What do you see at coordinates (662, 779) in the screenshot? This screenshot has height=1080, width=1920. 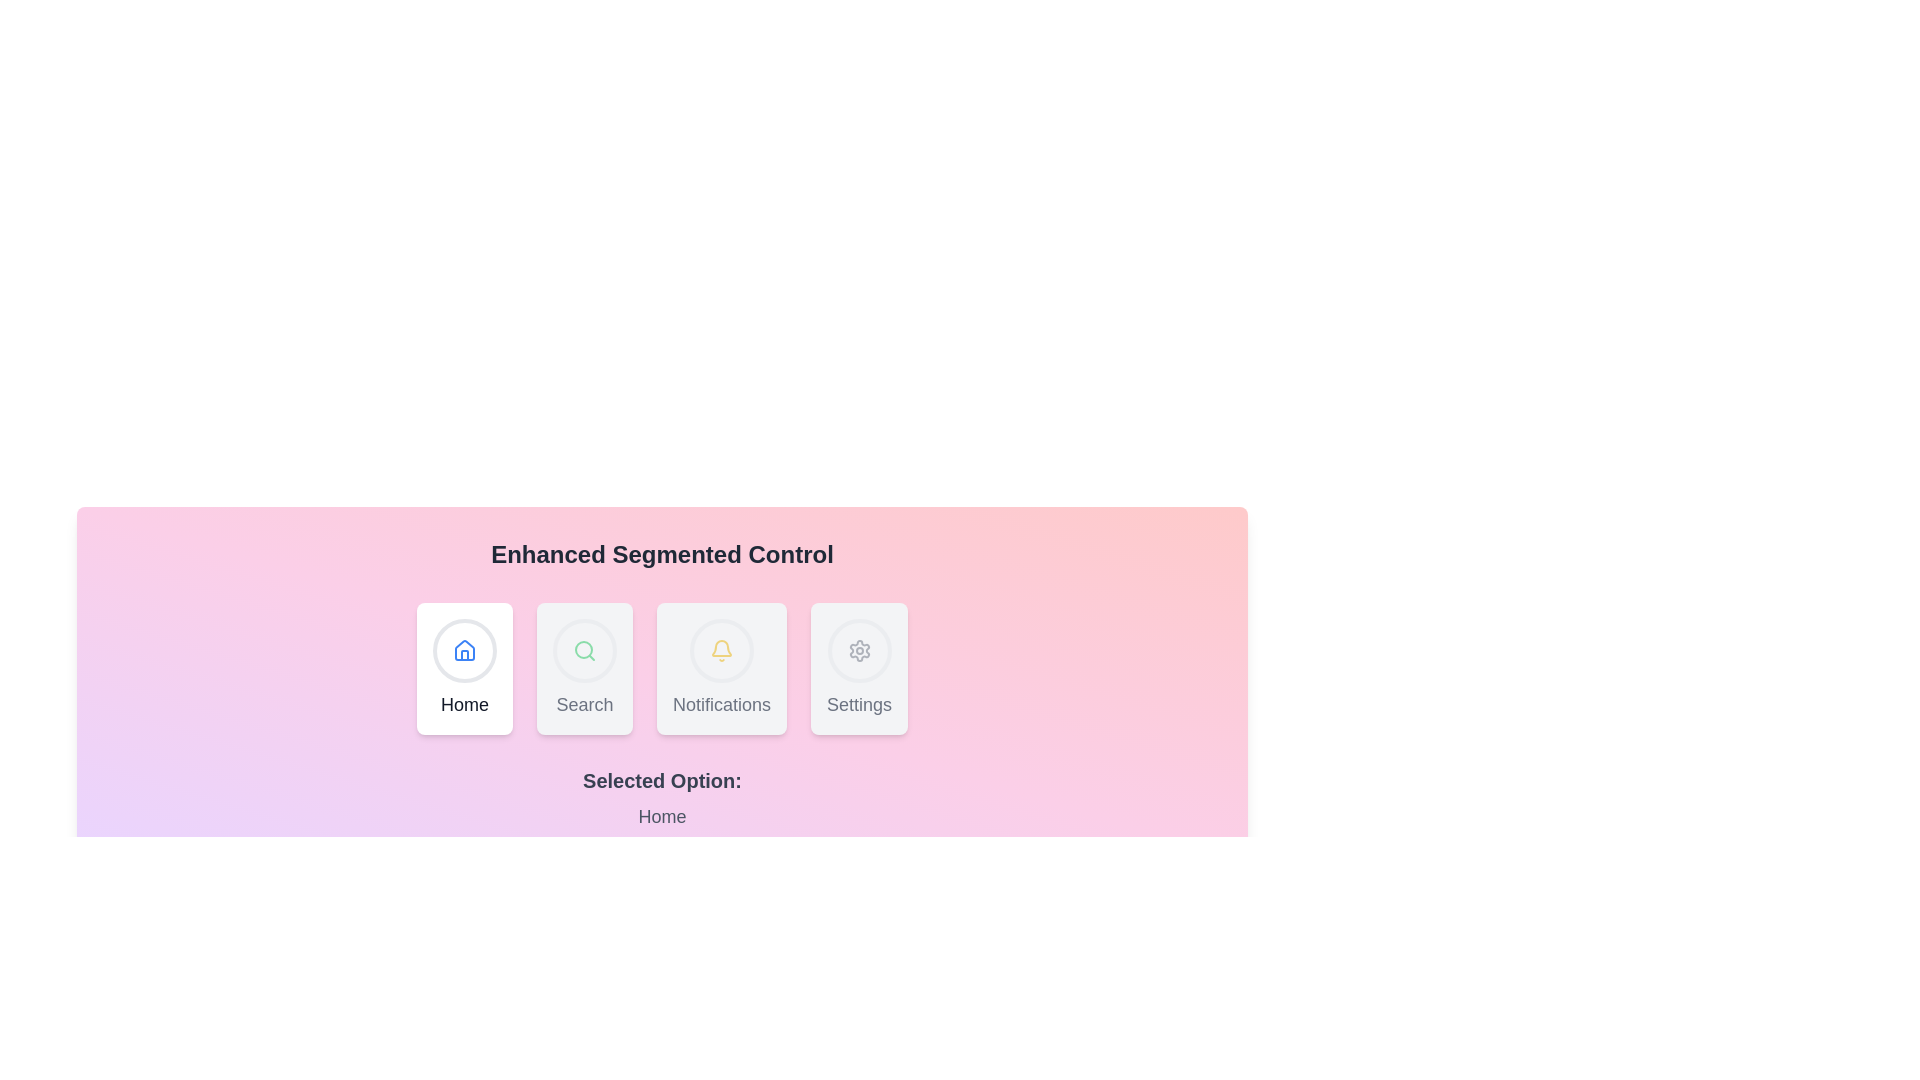 I see `the text label that indicates the active choice 'Home' in the segmented control, positioned directly below a row of selectable icons` at bounding box center [662, 779].